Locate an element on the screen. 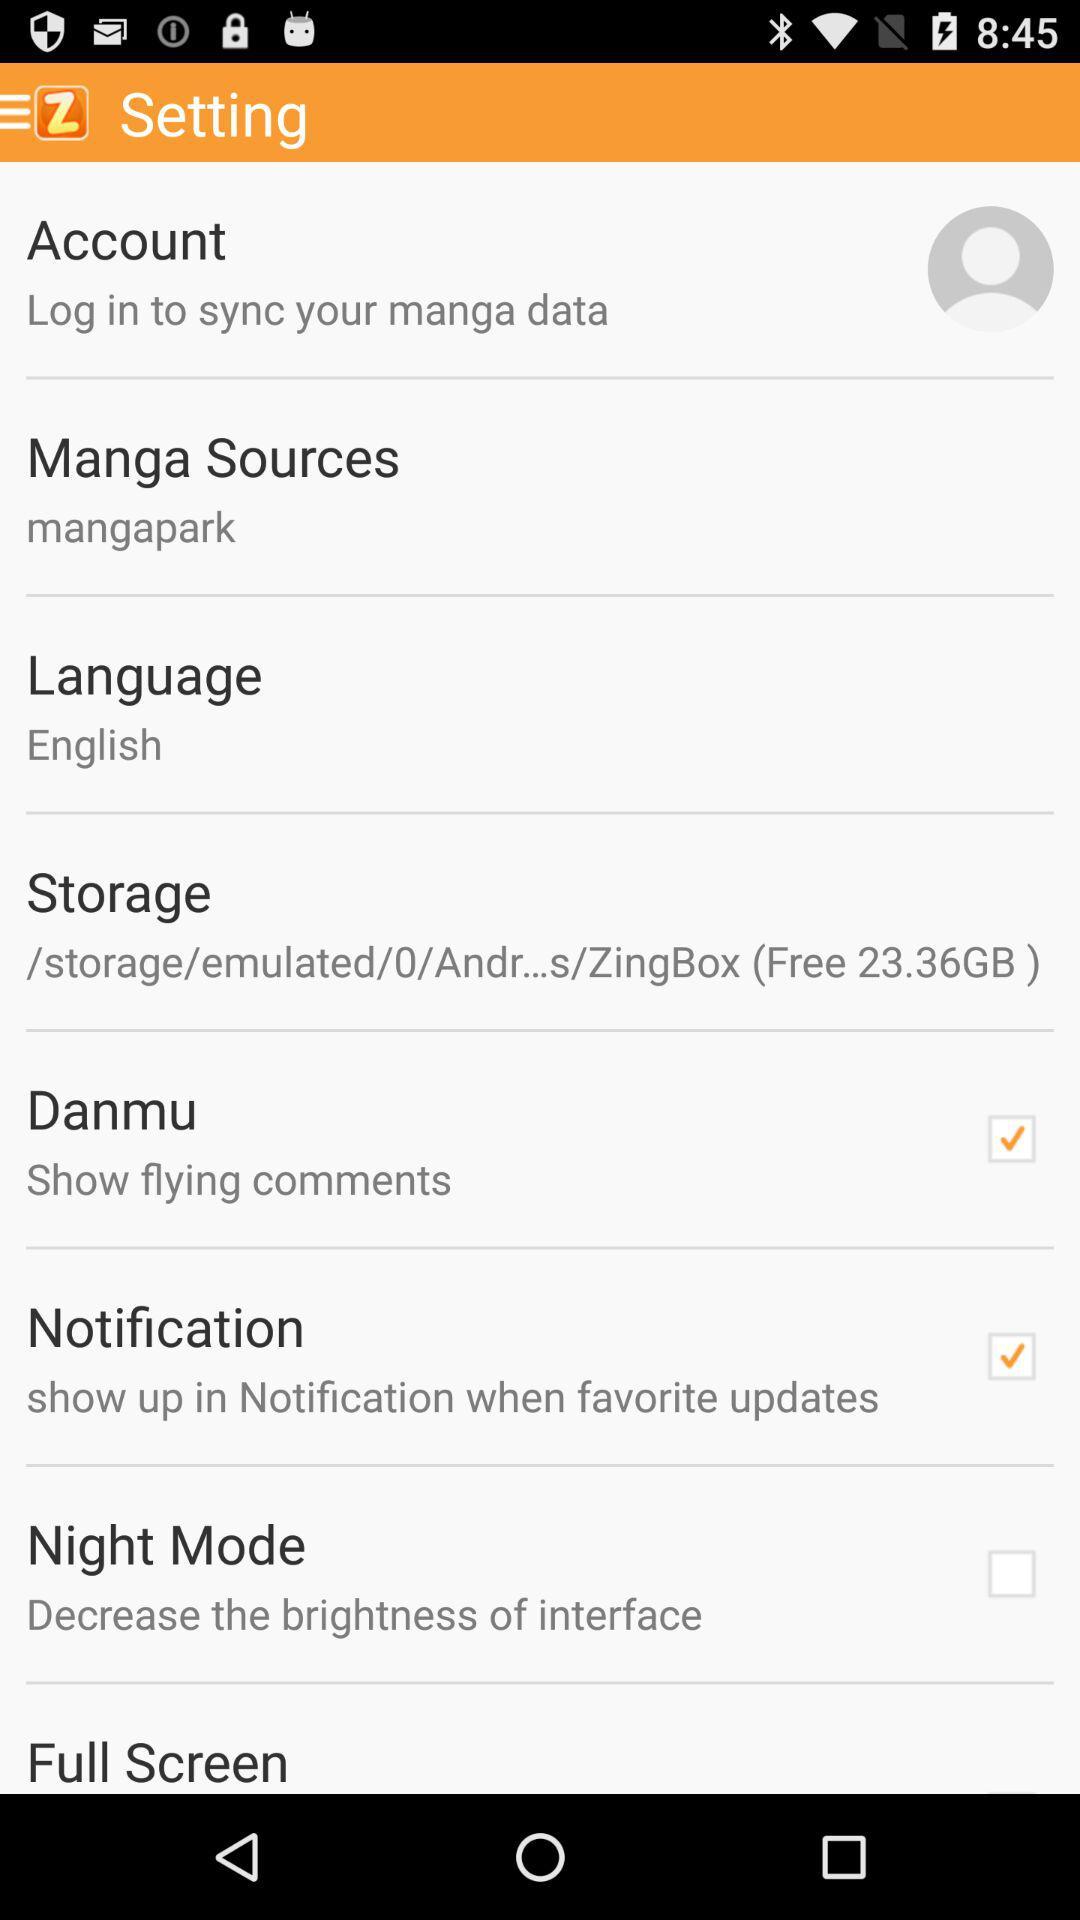 The image size is (1080, 1920). storageemulated0andrszingbox  free 2336gb is located at coordinates (540, 960).